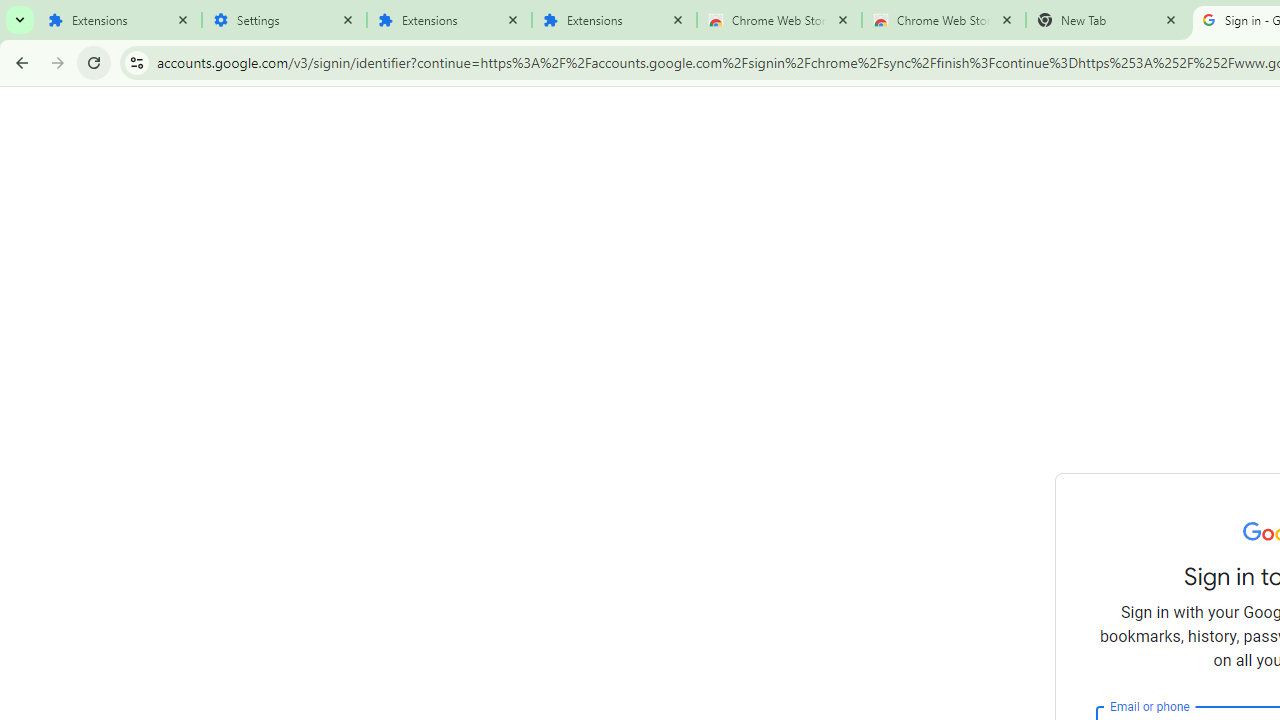  What do you see at coordinates (283, 20) in the screenshot?
I see `'Settings'` at bounding box center [283, 20].